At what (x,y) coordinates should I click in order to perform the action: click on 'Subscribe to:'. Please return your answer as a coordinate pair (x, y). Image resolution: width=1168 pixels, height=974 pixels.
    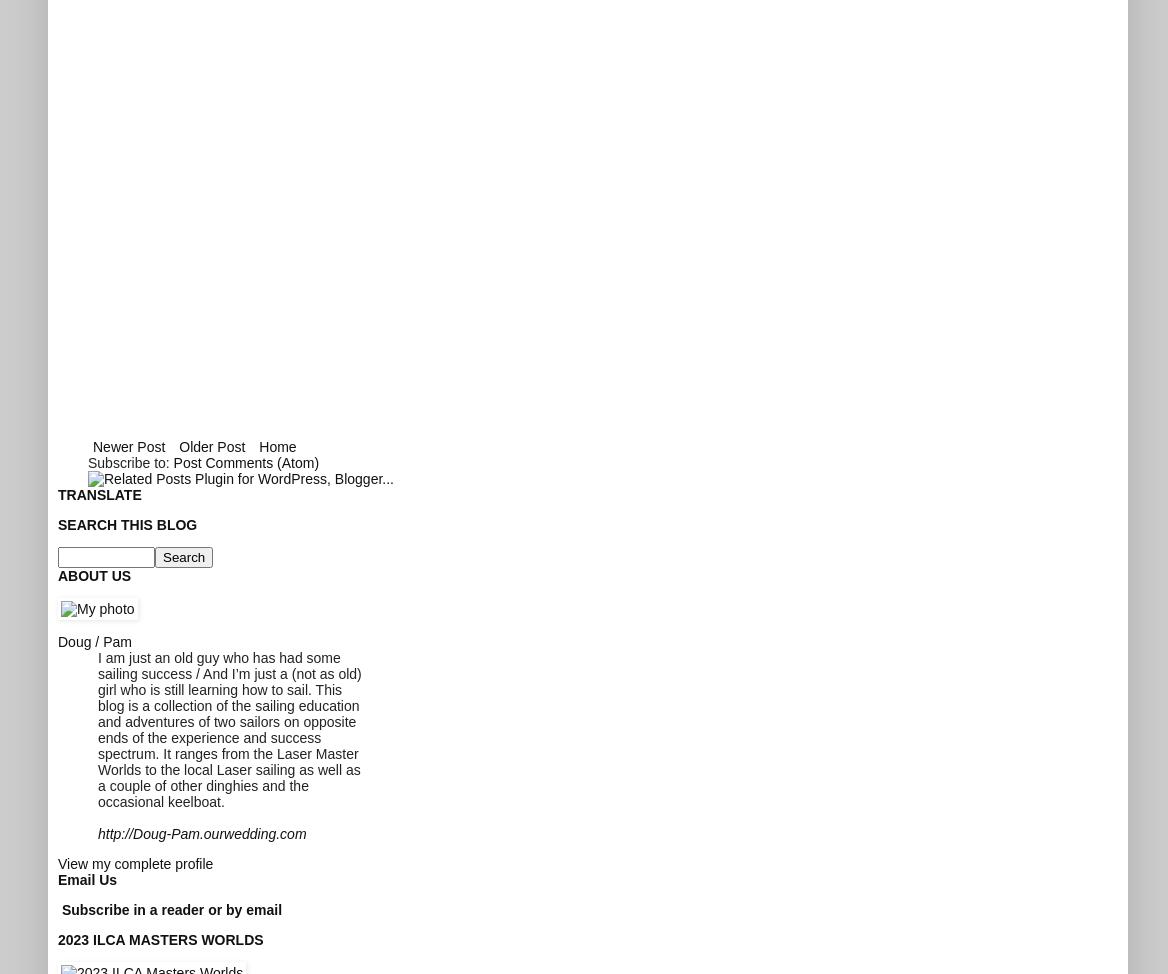
    Looking at the image, I should click on (129, 460).